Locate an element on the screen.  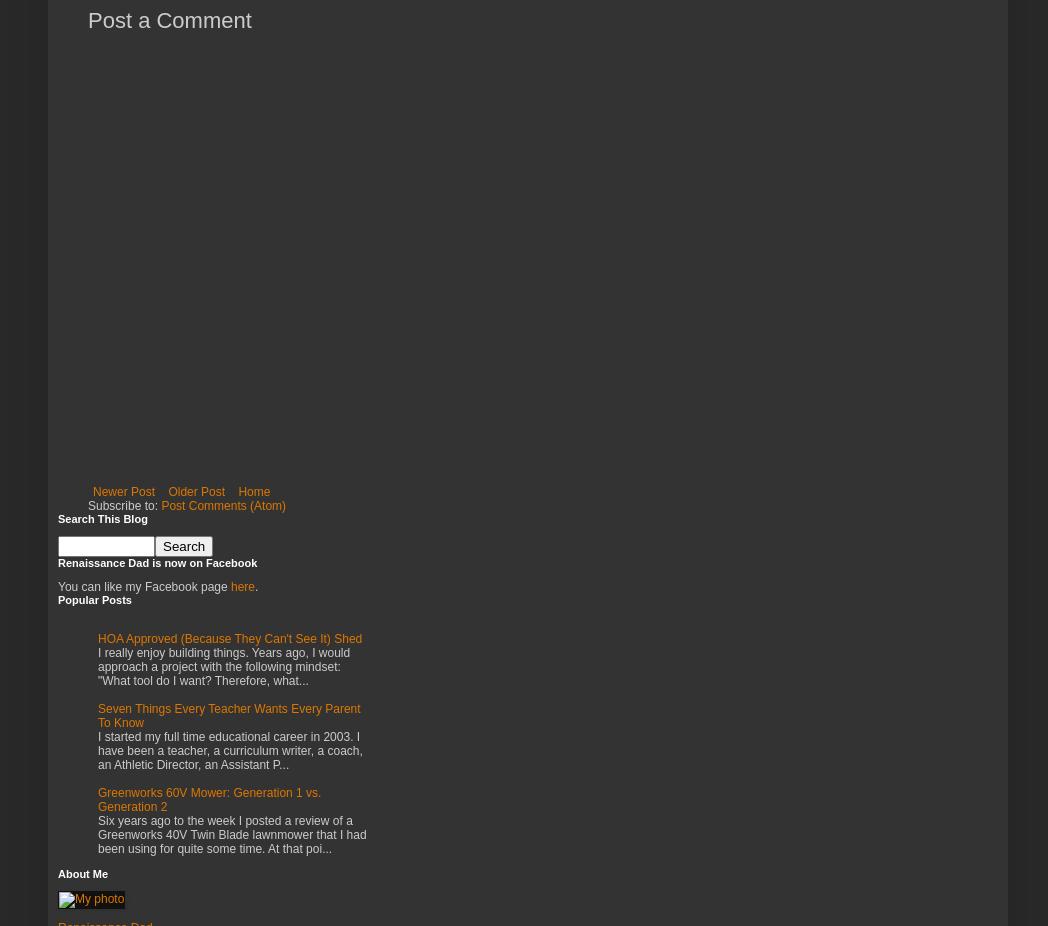
'Six years ago to the week I posted a review  of a Greenworks 40V Twin Blade lawnmower that I had been using for quite some time. At that poi...' is located at coordinates (232, 834).